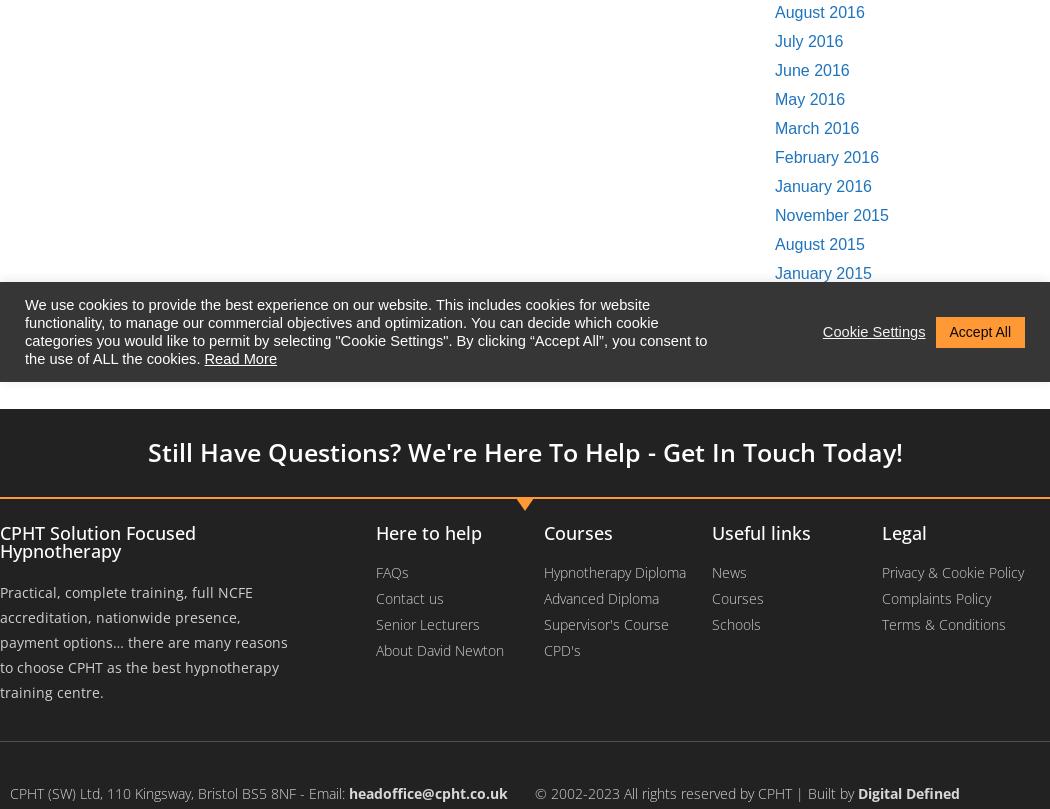  What do you see at coordinates (438, 649) in the screenshot?
I see `'About David Newton'` at bounding box center [438, 649].